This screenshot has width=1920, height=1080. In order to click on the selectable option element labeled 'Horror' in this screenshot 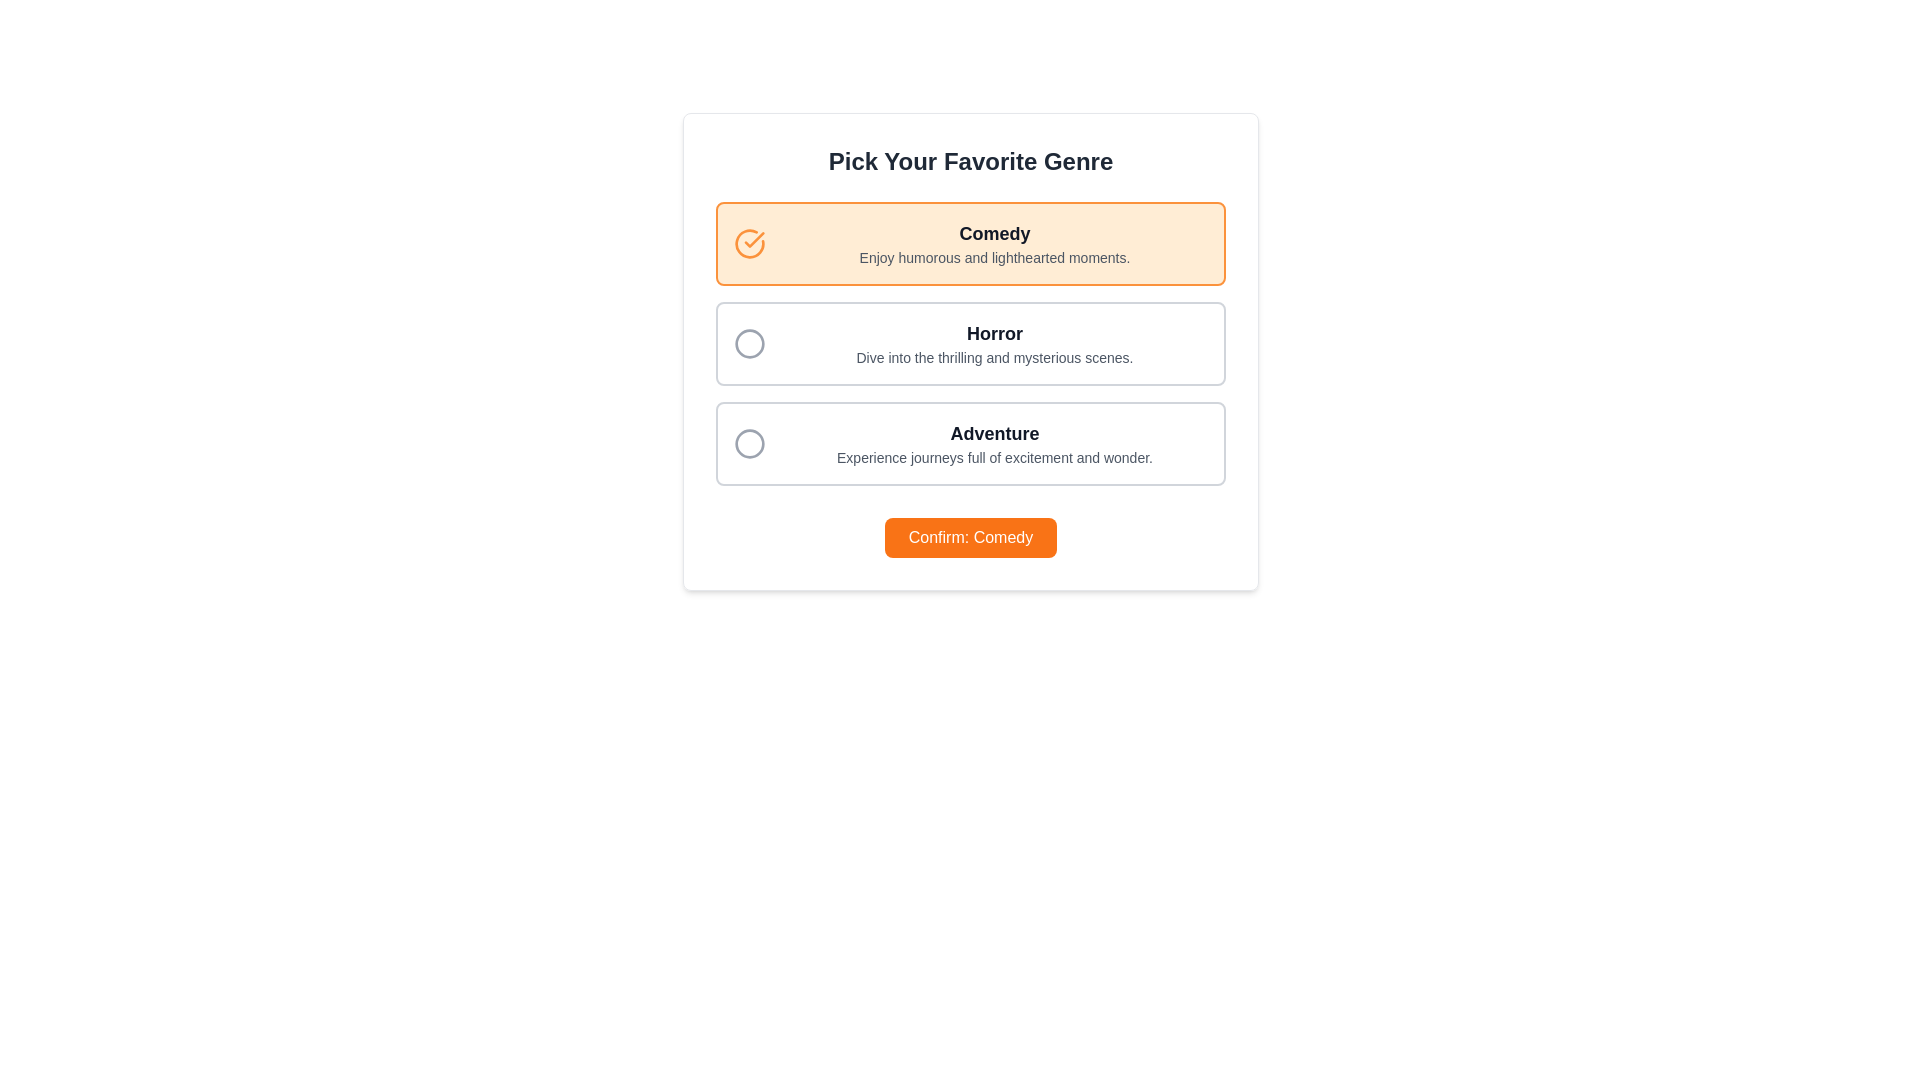, I will do `click(970, 342)`.